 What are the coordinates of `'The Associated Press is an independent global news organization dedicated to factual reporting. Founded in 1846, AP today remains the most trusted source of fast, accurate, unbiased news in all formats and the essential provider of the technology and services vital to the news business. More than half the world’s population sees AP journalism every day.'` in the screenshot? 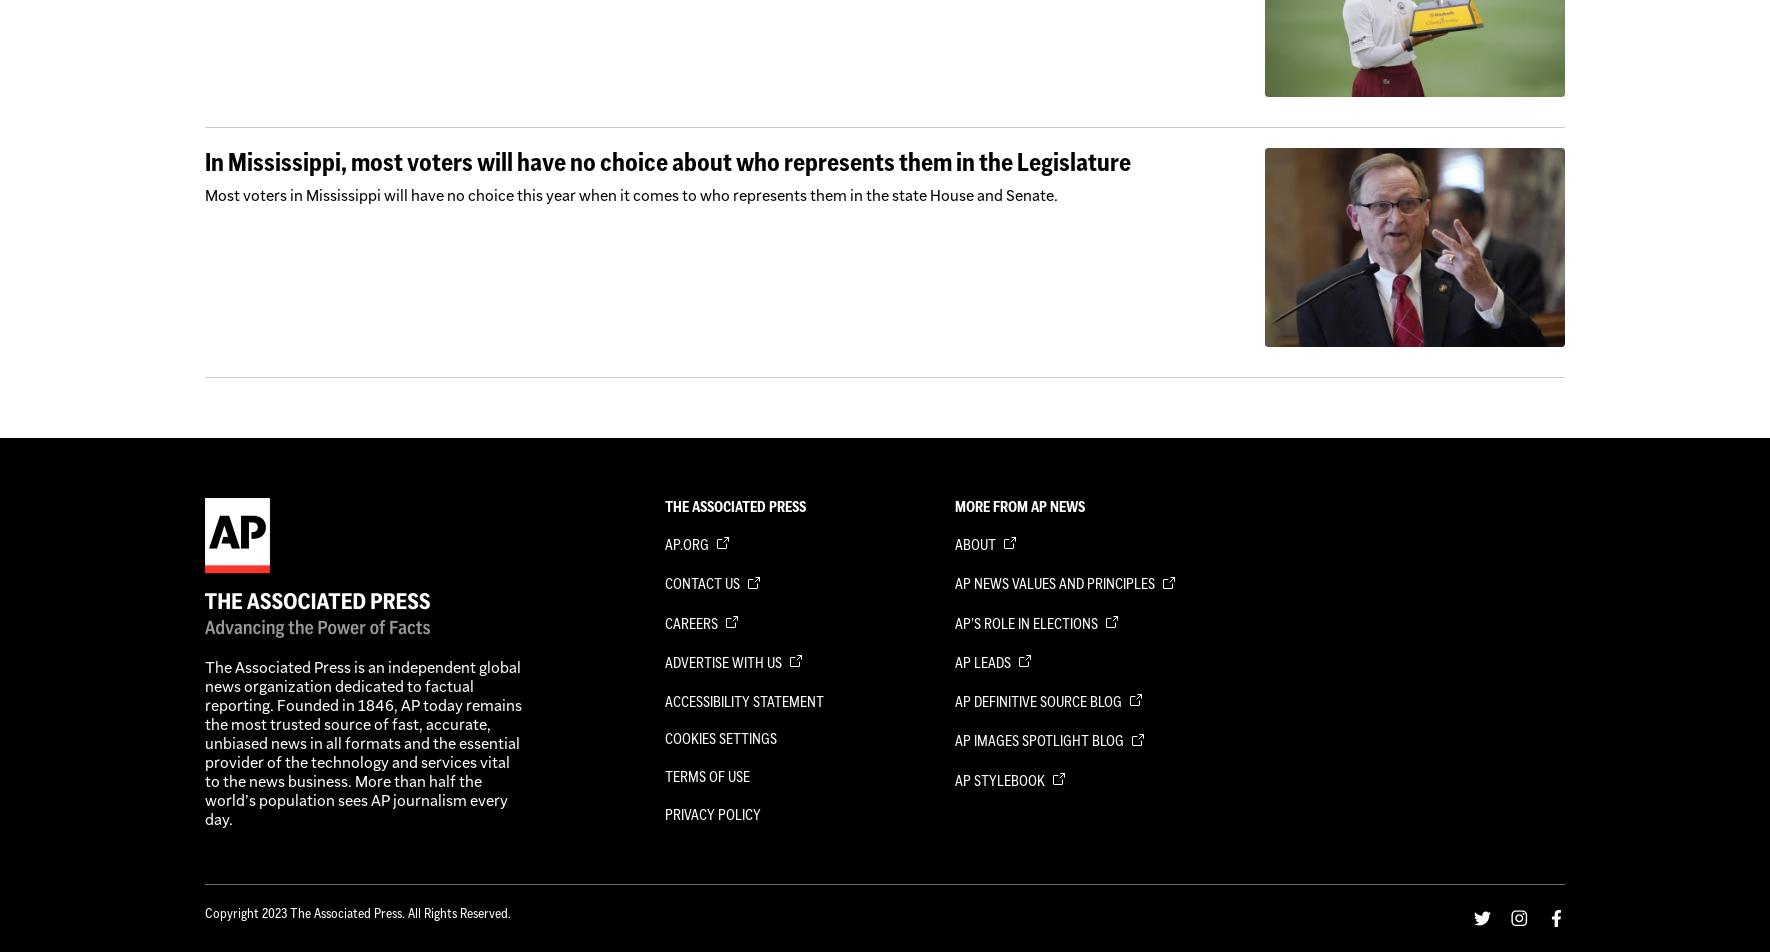 It's located at (362, 743).